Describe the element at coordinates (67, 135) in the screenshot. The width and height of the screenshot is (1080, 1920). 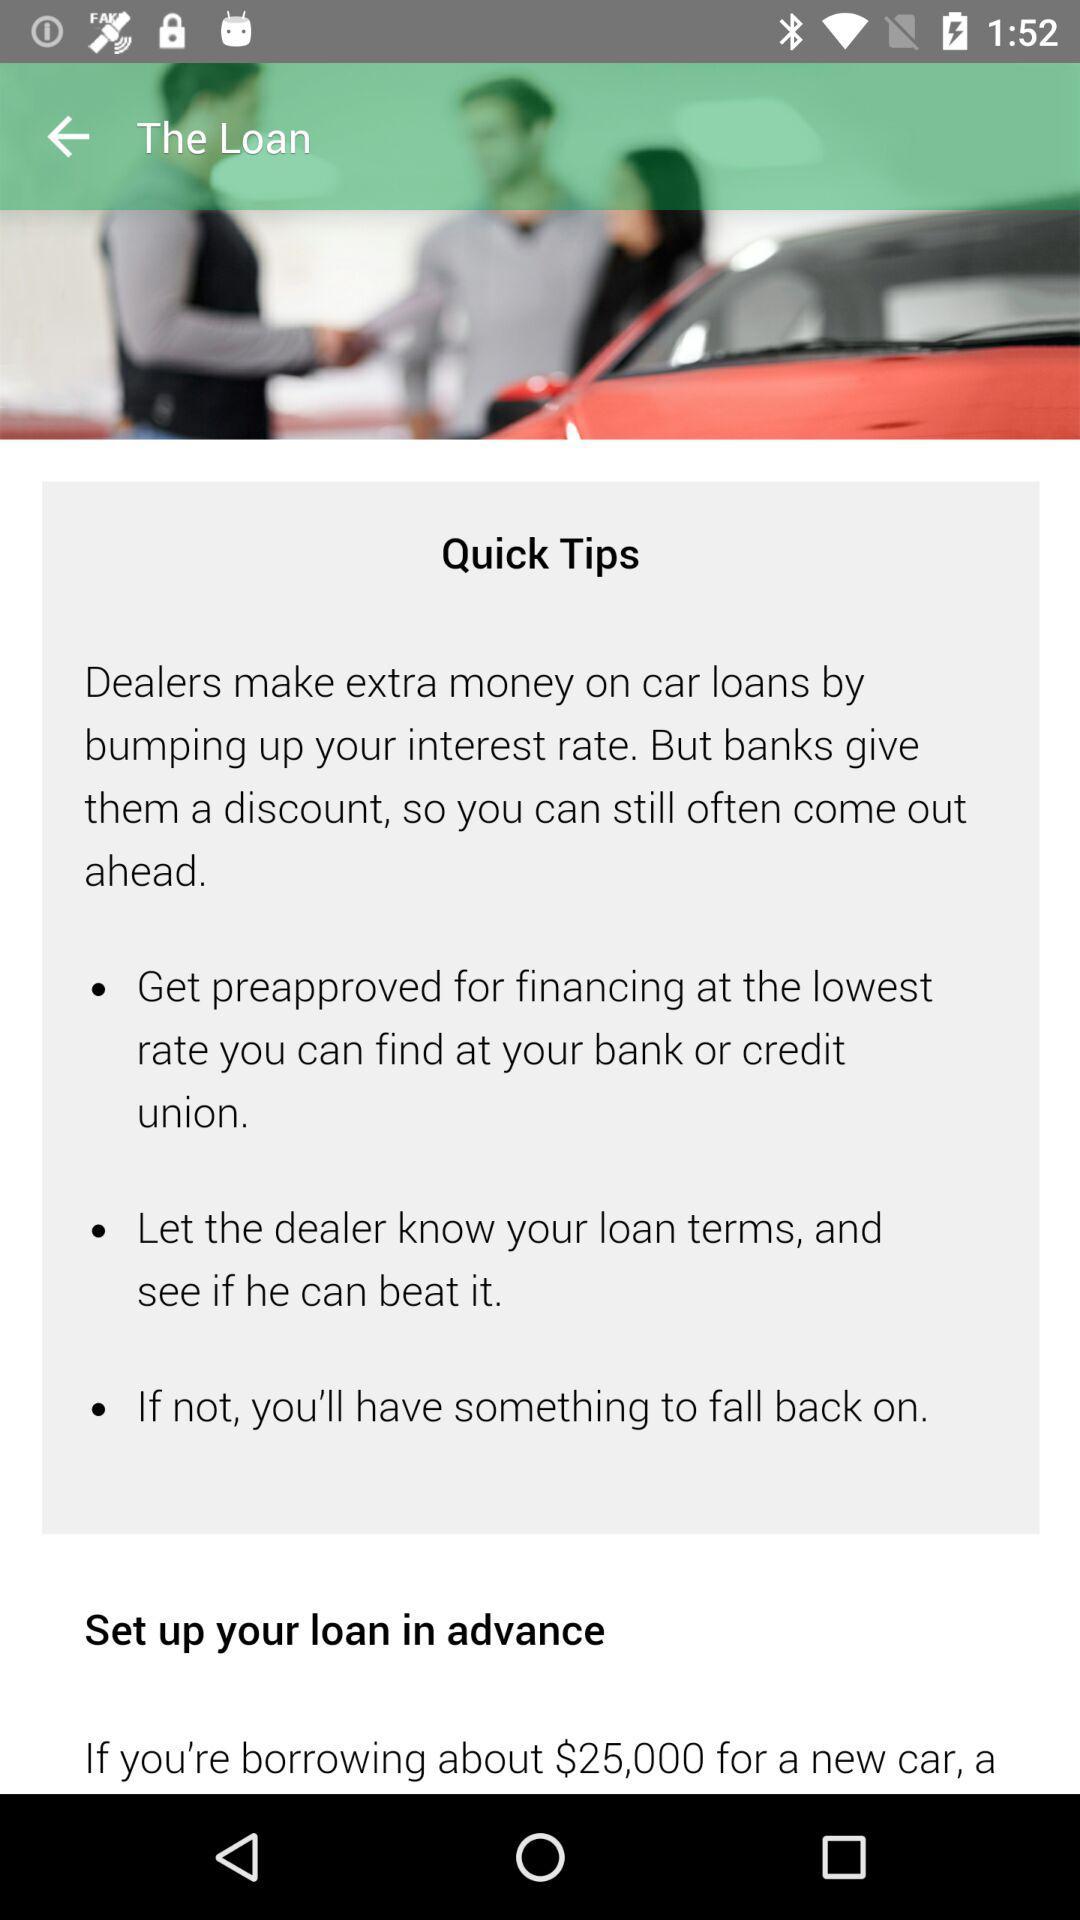
I see `move backward` at that location.